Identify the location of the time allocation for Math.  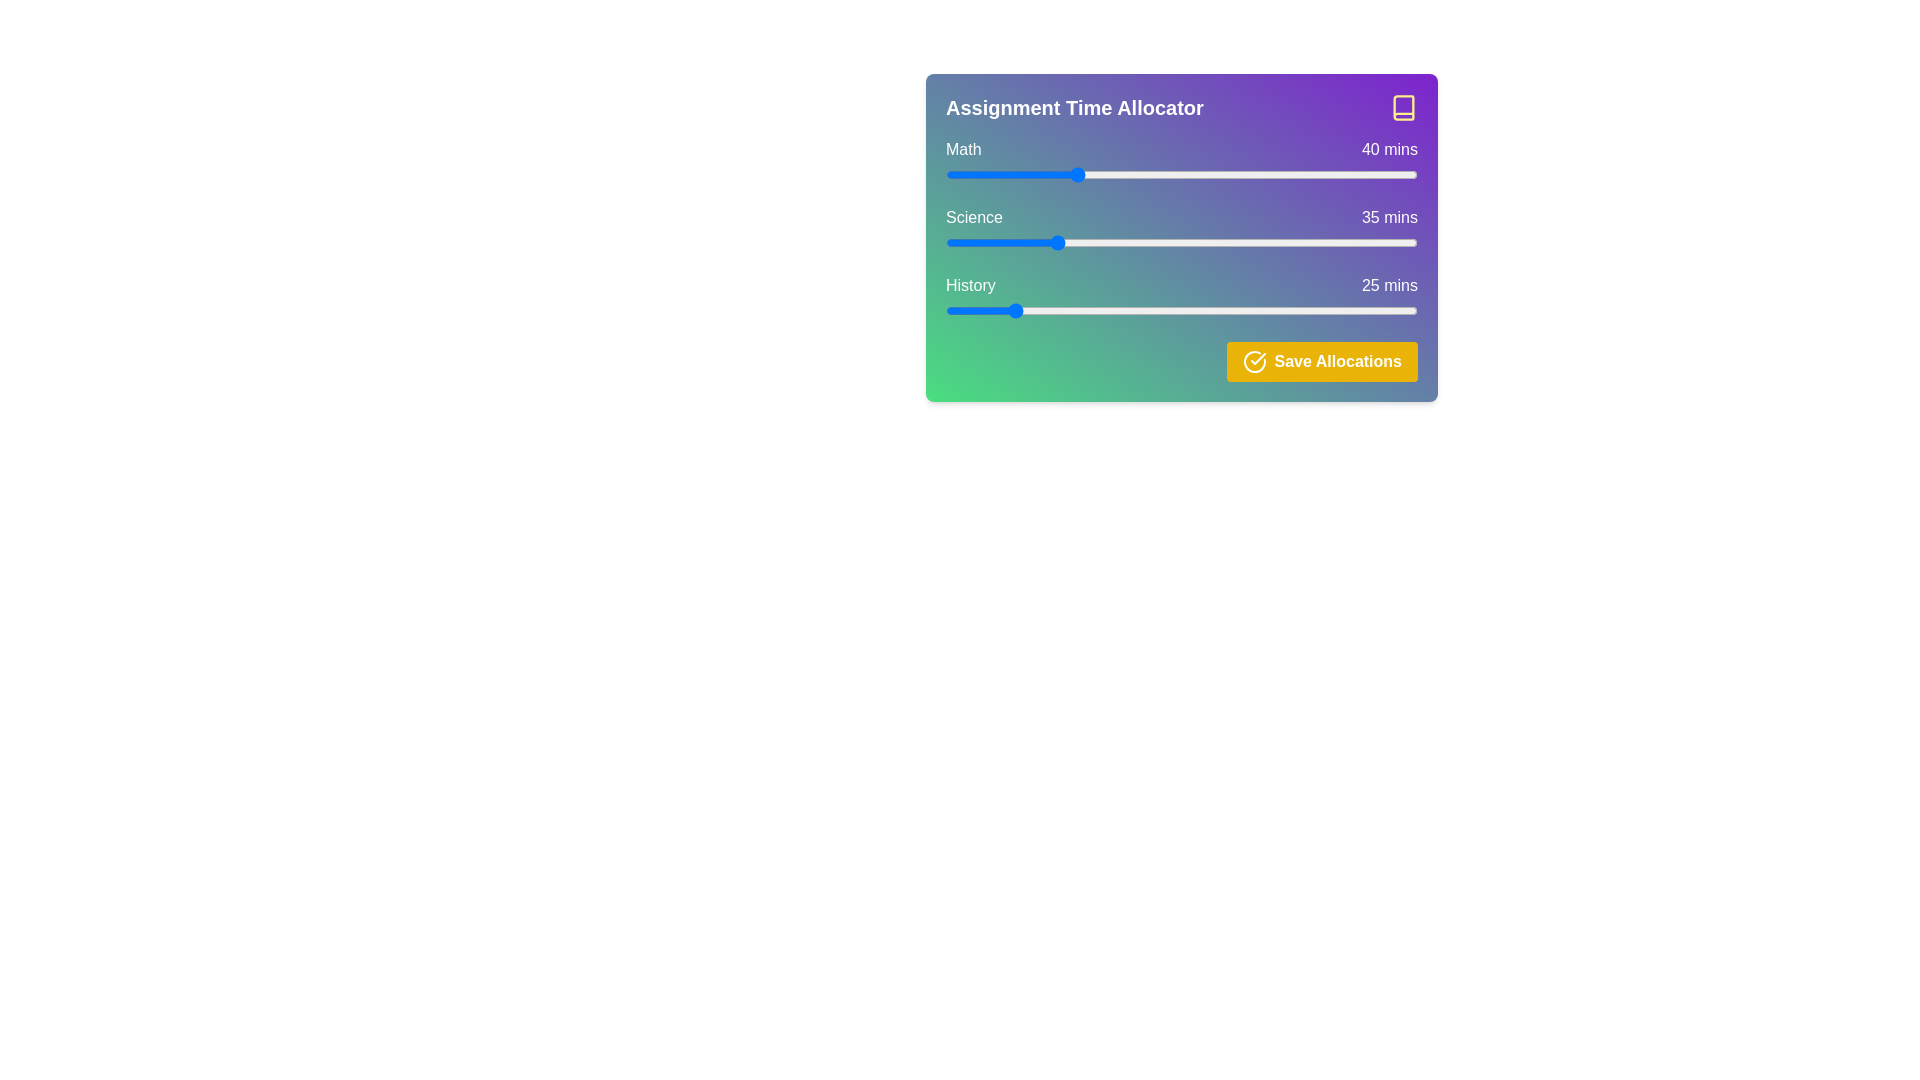
(1099, 173).